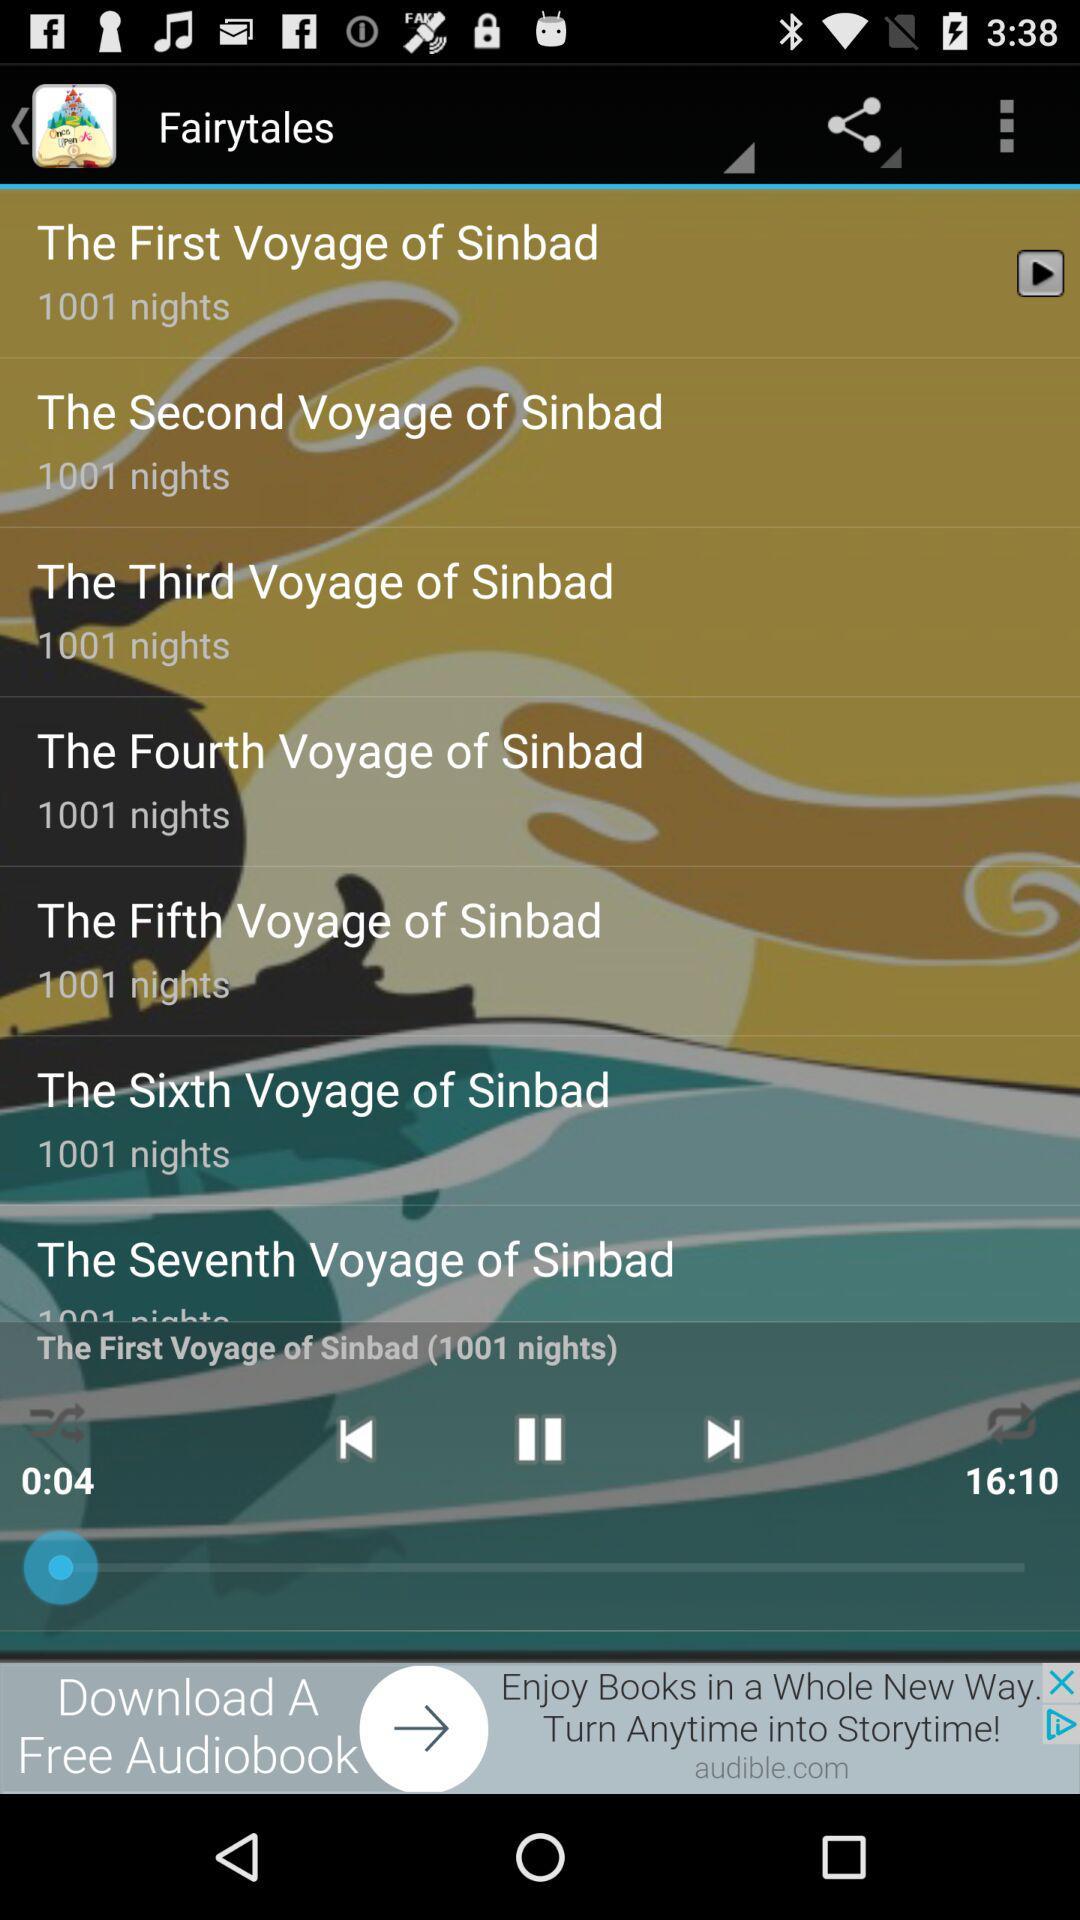  What do you see at coordinates (538, 1538) in the screenshot?
I see `the pause icon` at bounding box center [538, 1538].